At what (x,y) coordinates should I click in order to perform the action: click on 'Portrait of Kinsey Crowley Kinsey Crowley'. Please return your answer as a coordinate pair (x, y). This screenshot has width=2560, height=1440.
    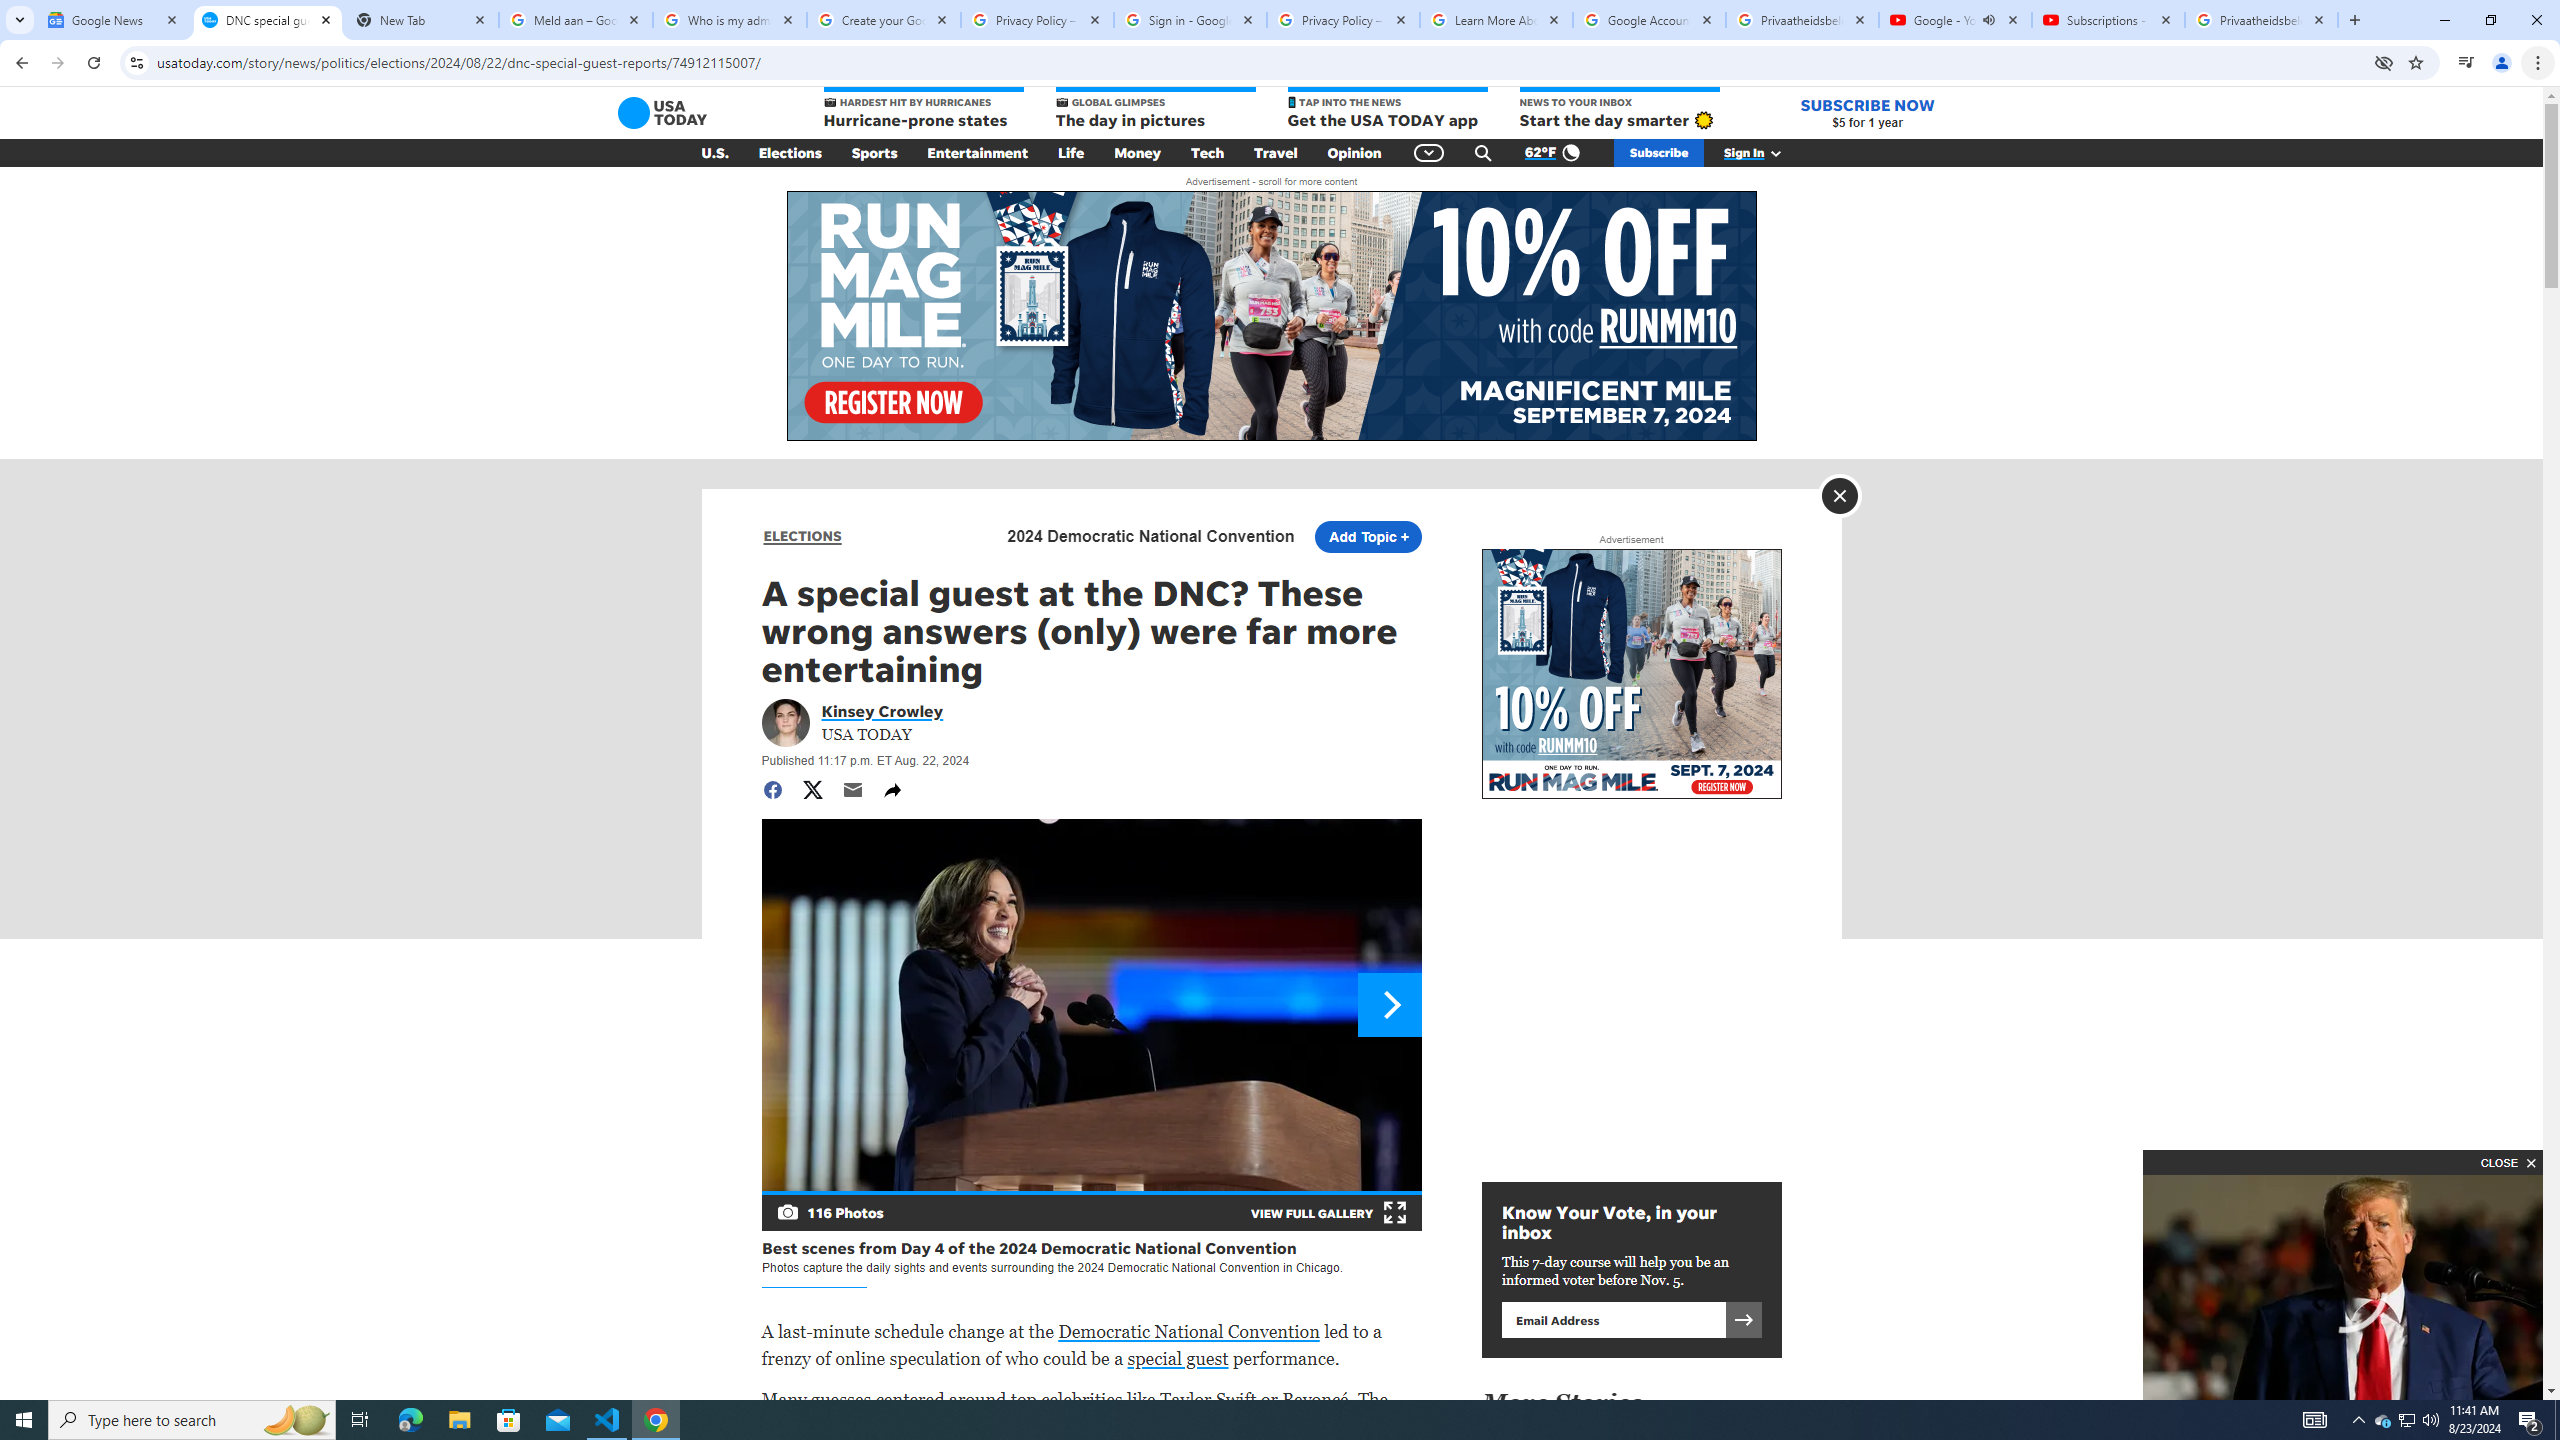
    Looking at the image, I should click on (882, 711).